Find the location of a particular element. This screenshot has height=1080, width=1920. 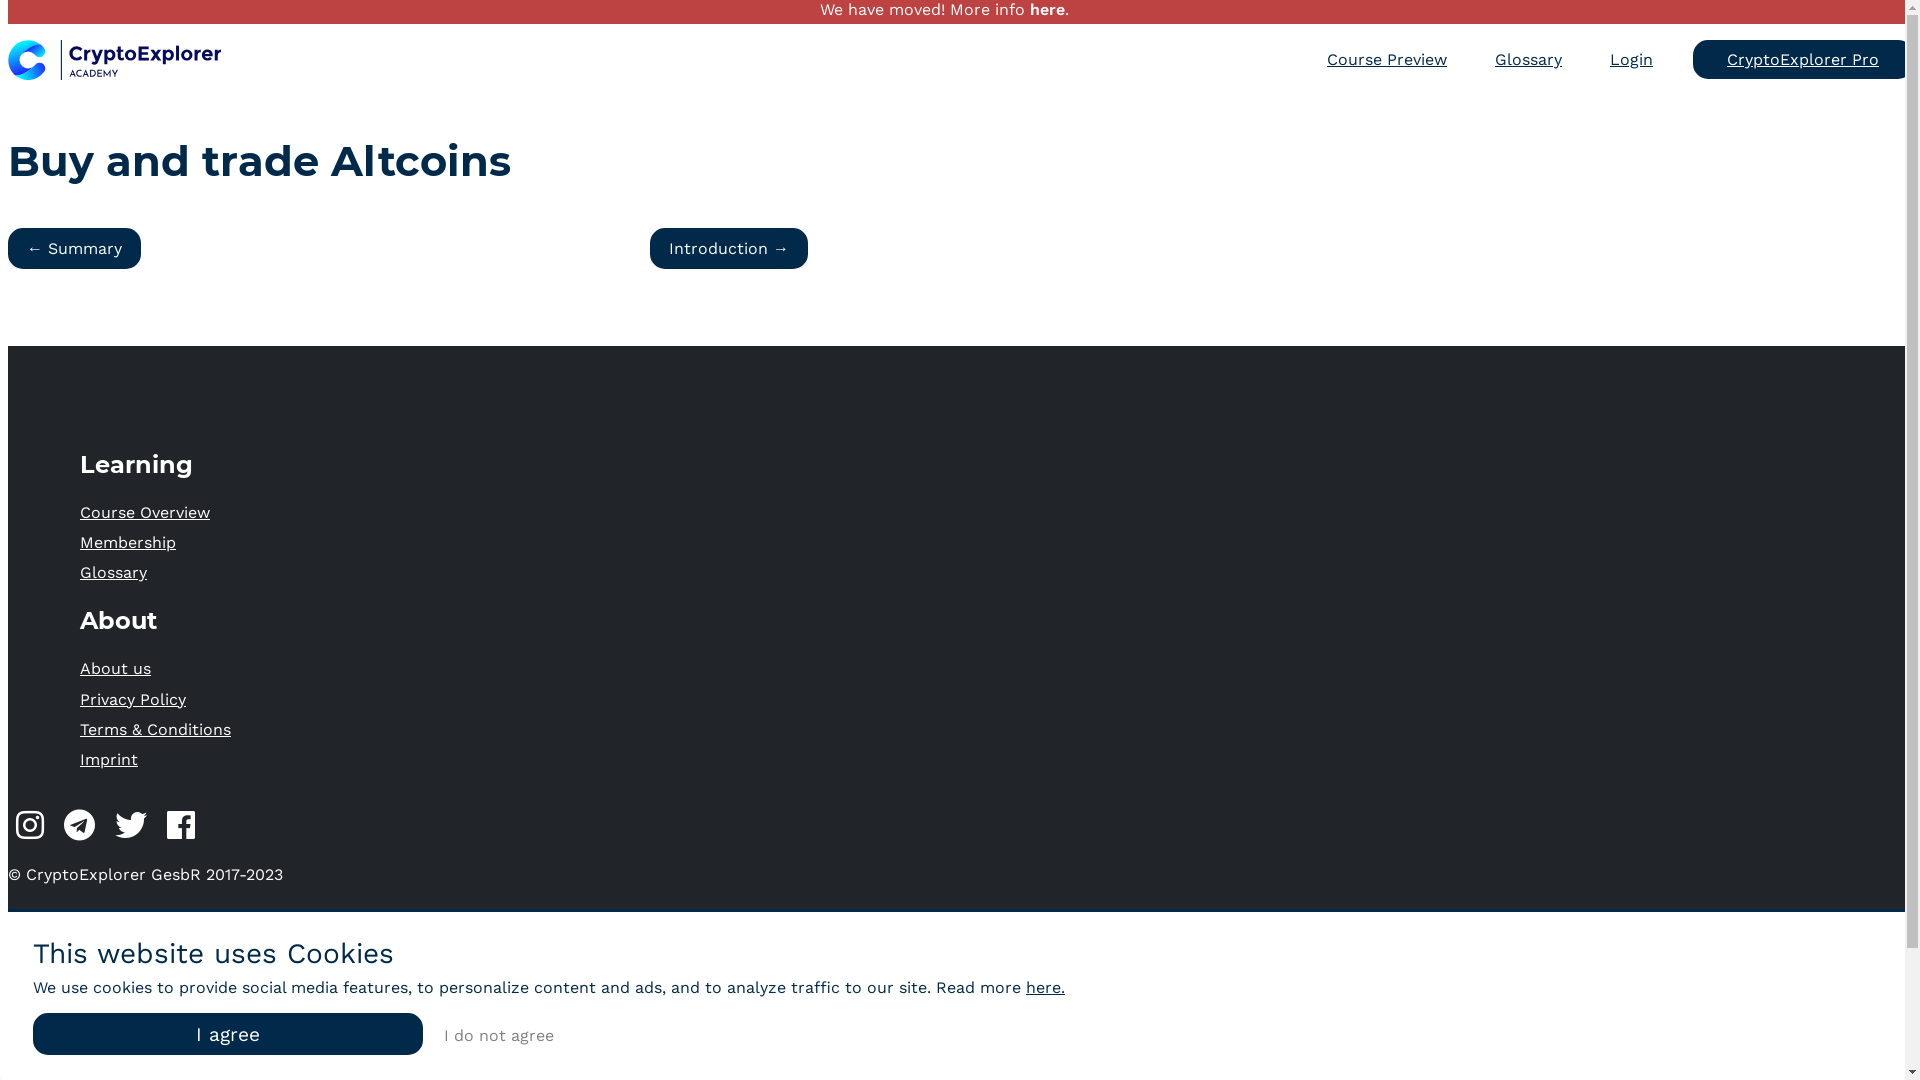

'Summary' is located at coordinates (74, 247).